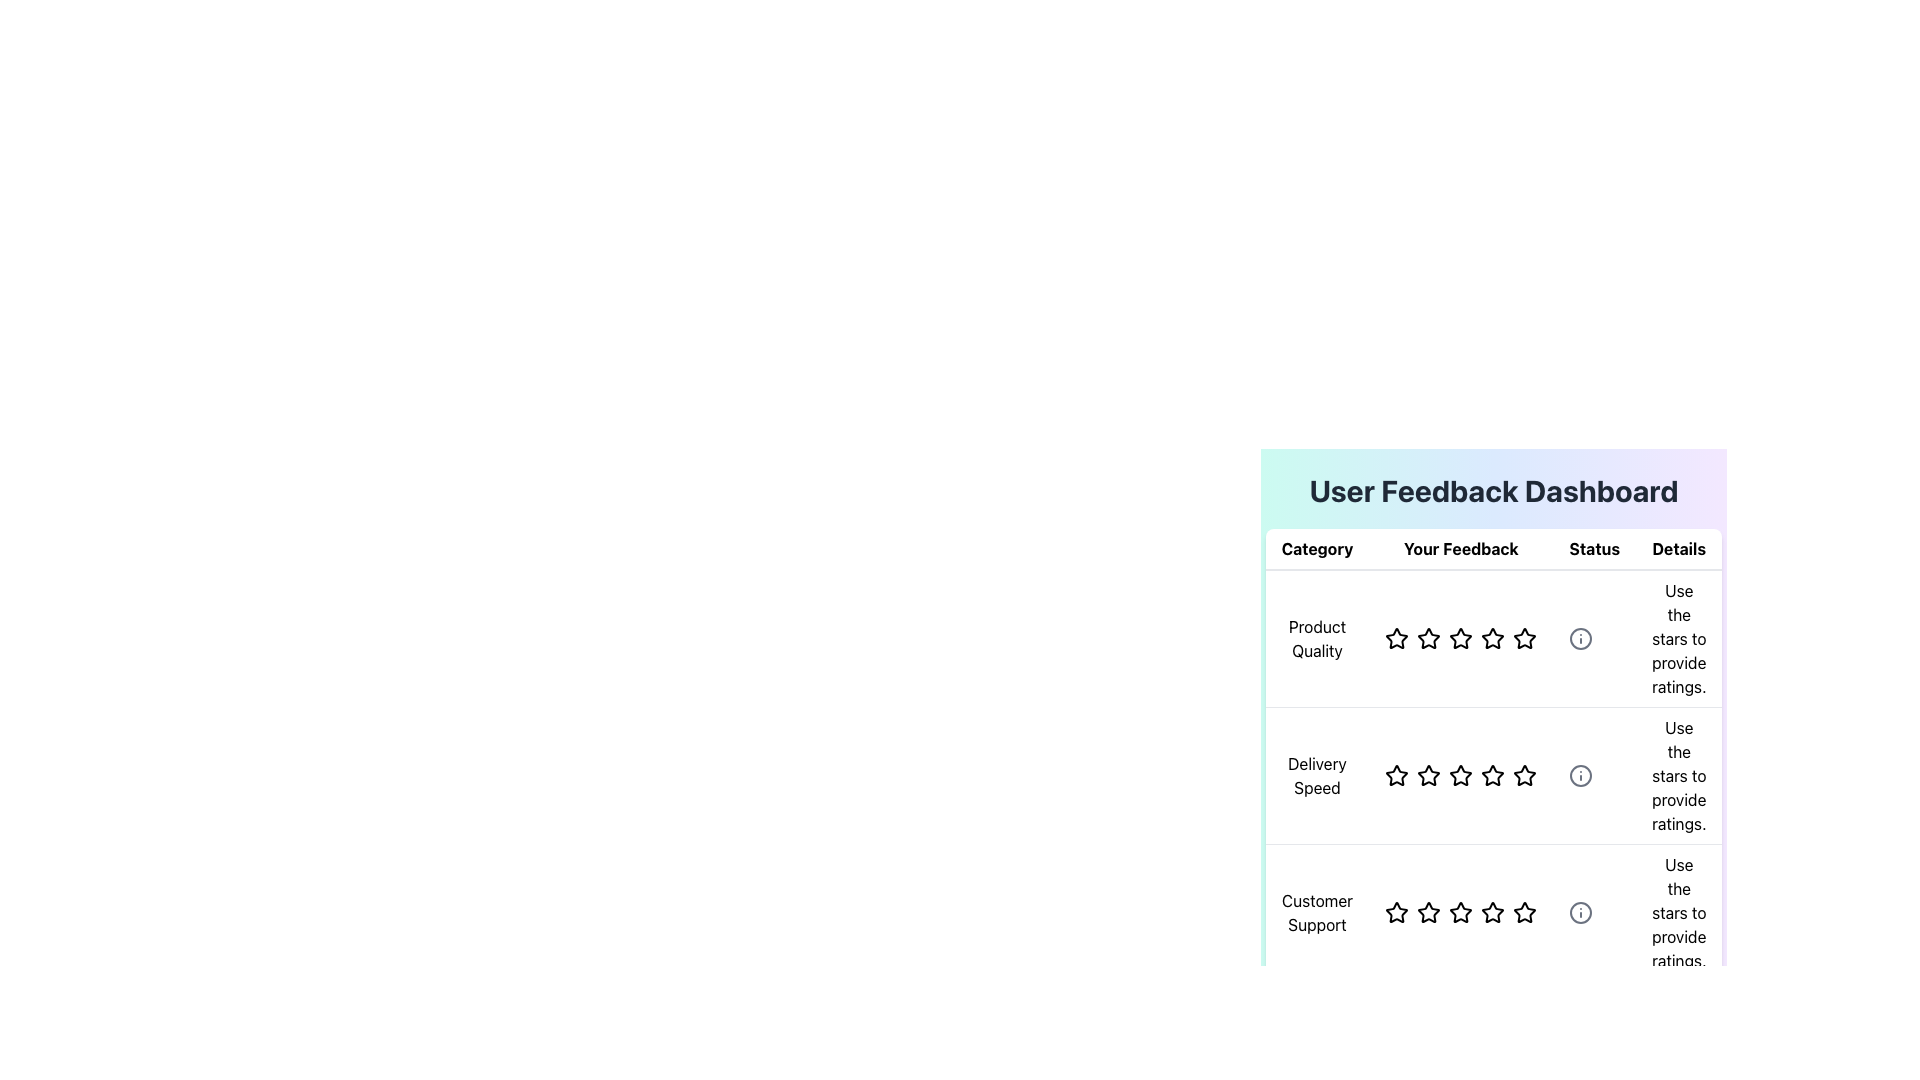  Describe the element at coordinates (1428, 774) in the screenshot. I see `the single-star rating icon button for 'Delivery Speed' in the 'Your Feedback' column` at that location.